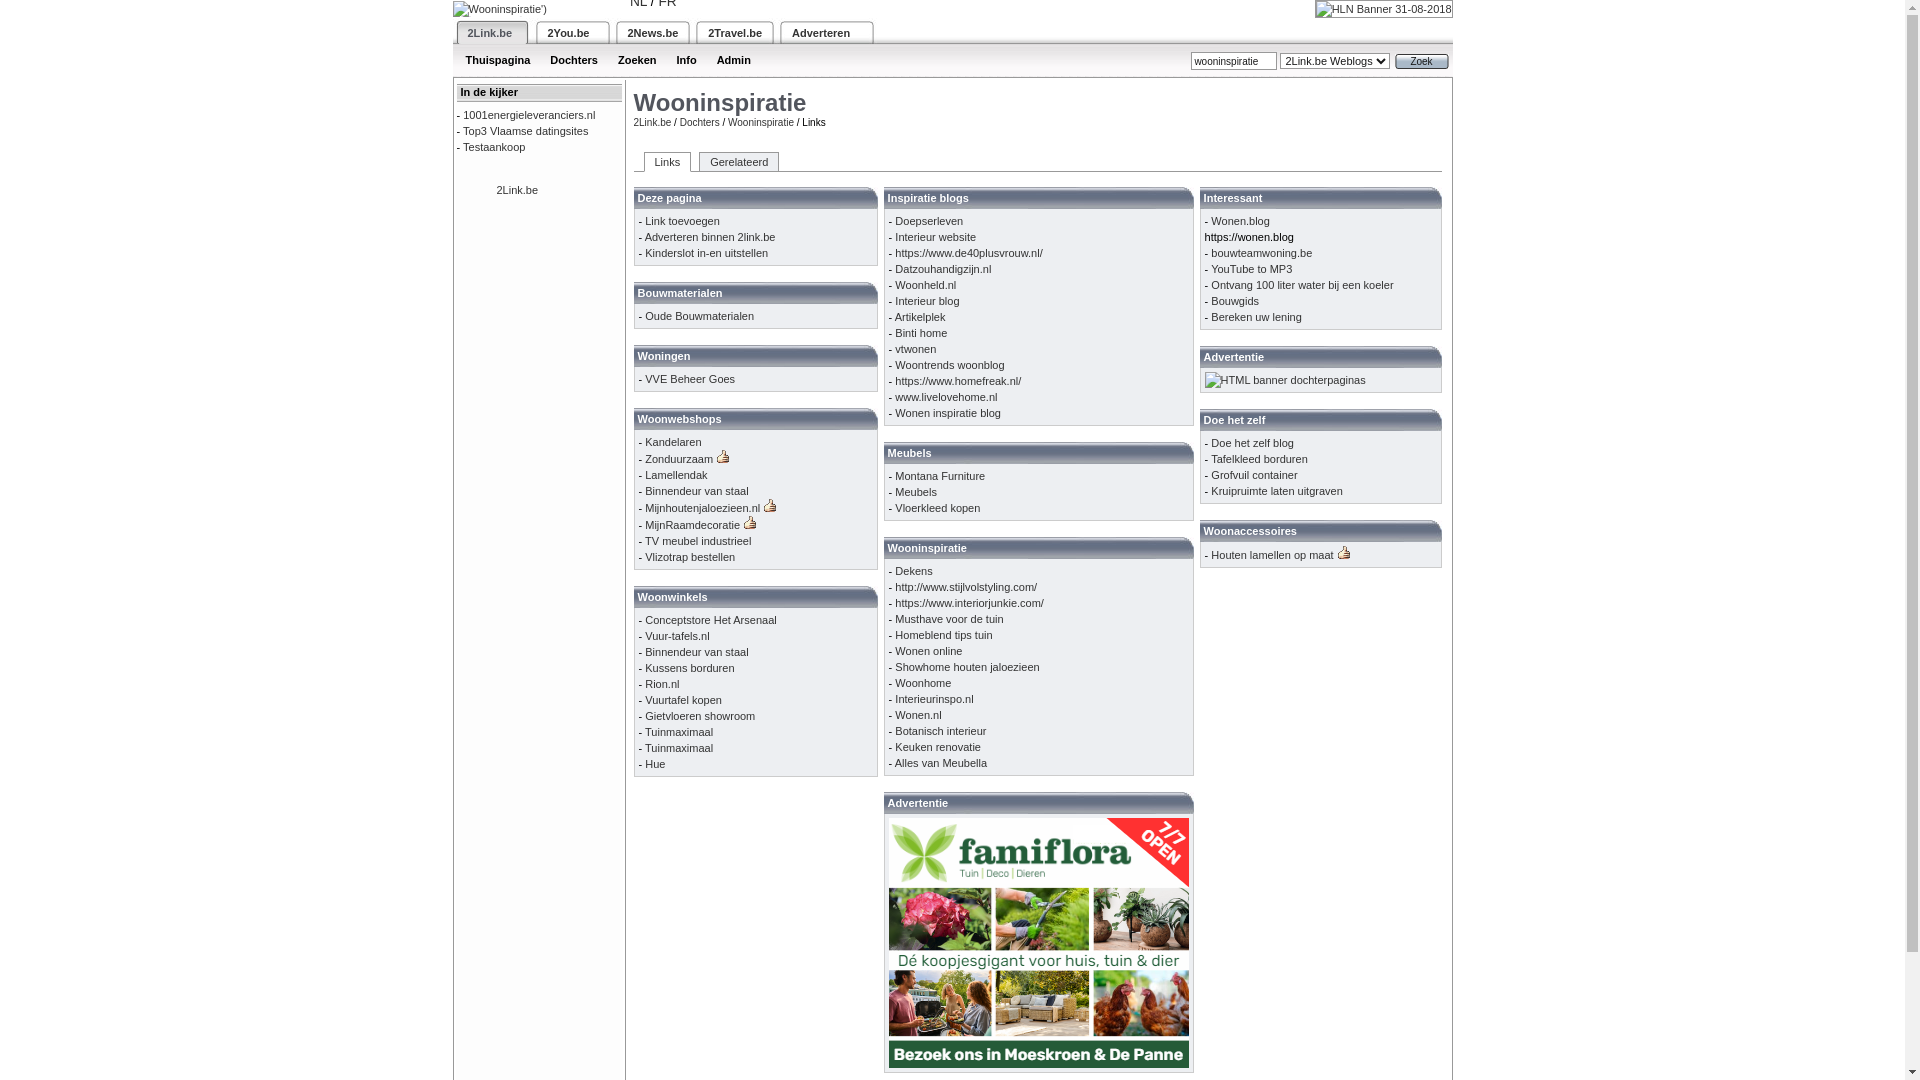 This screenshot has height=1080, width=1920. I want to click on '1001energieleveranciers.nl', so click(528, 115).